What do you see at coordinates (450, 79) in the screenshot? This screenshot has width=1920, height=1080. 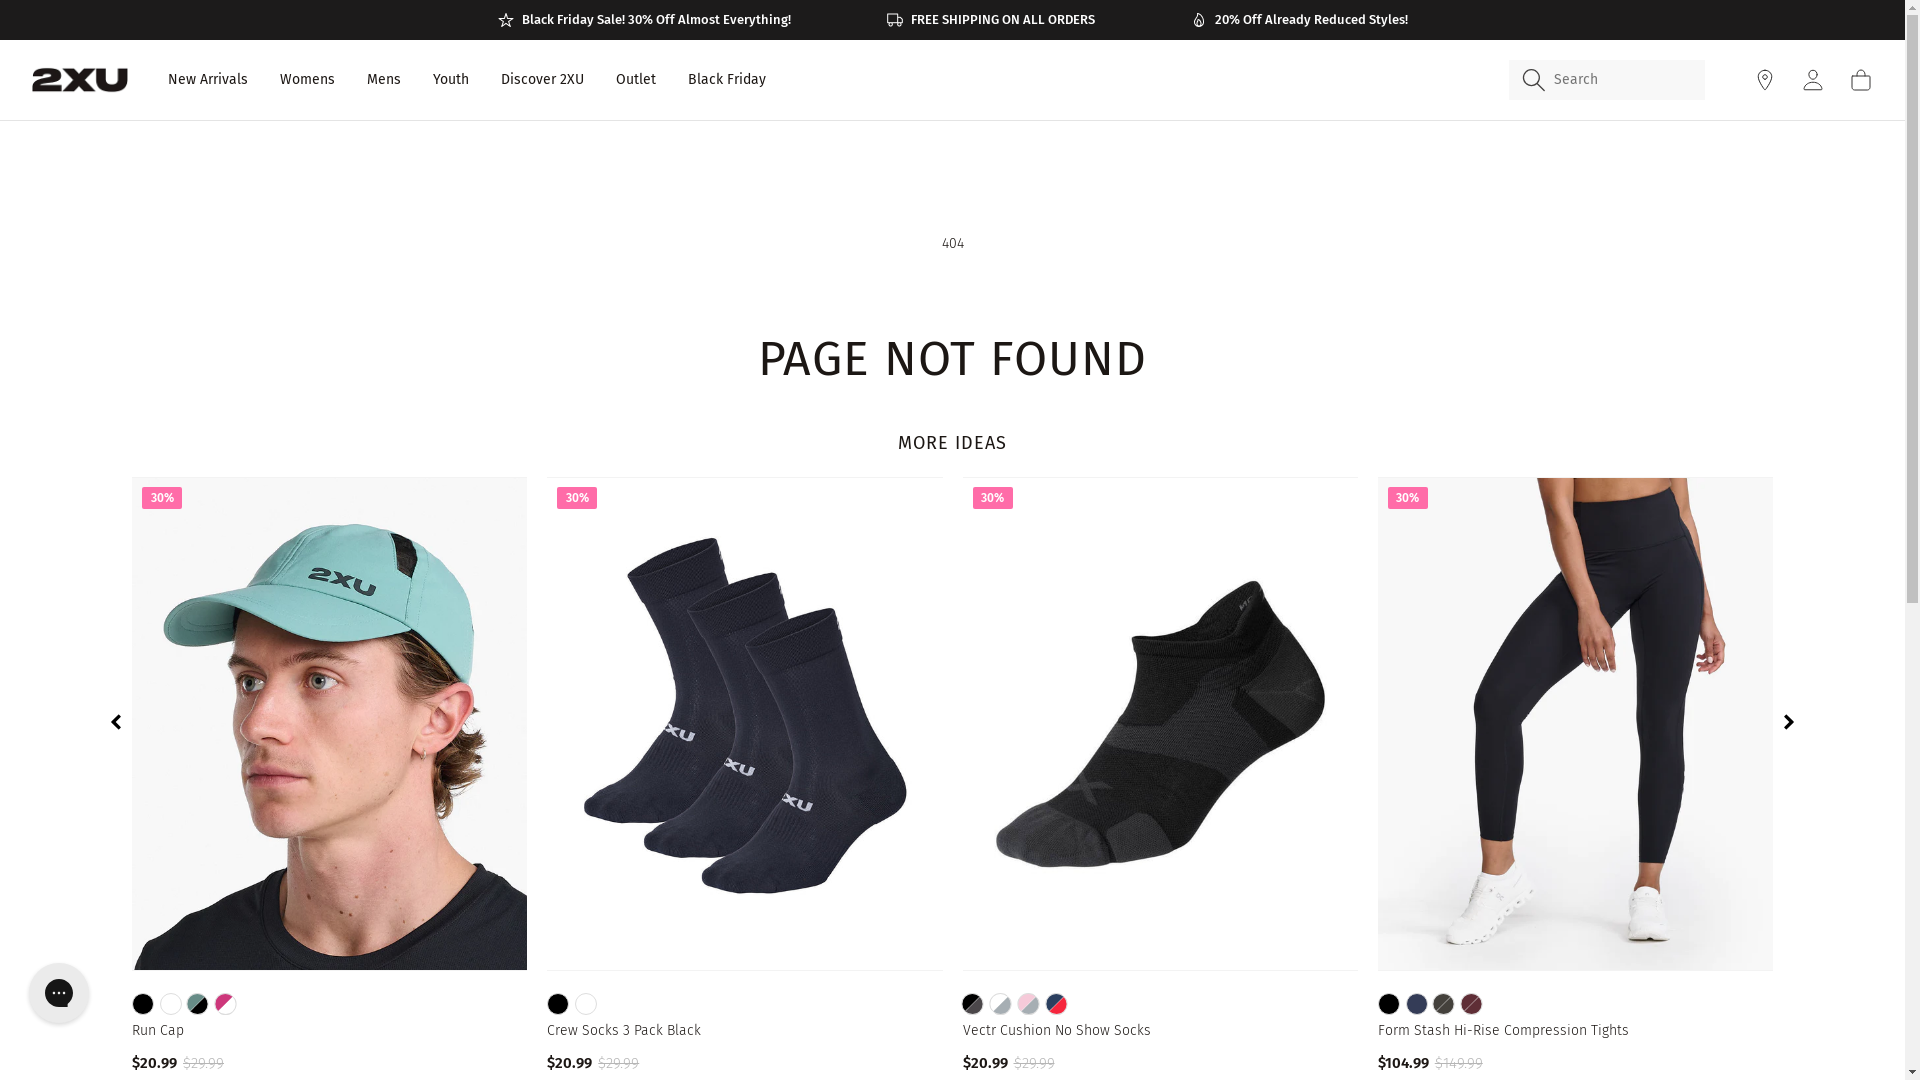 I see `'Youth'` at bounding box center [450, 79].